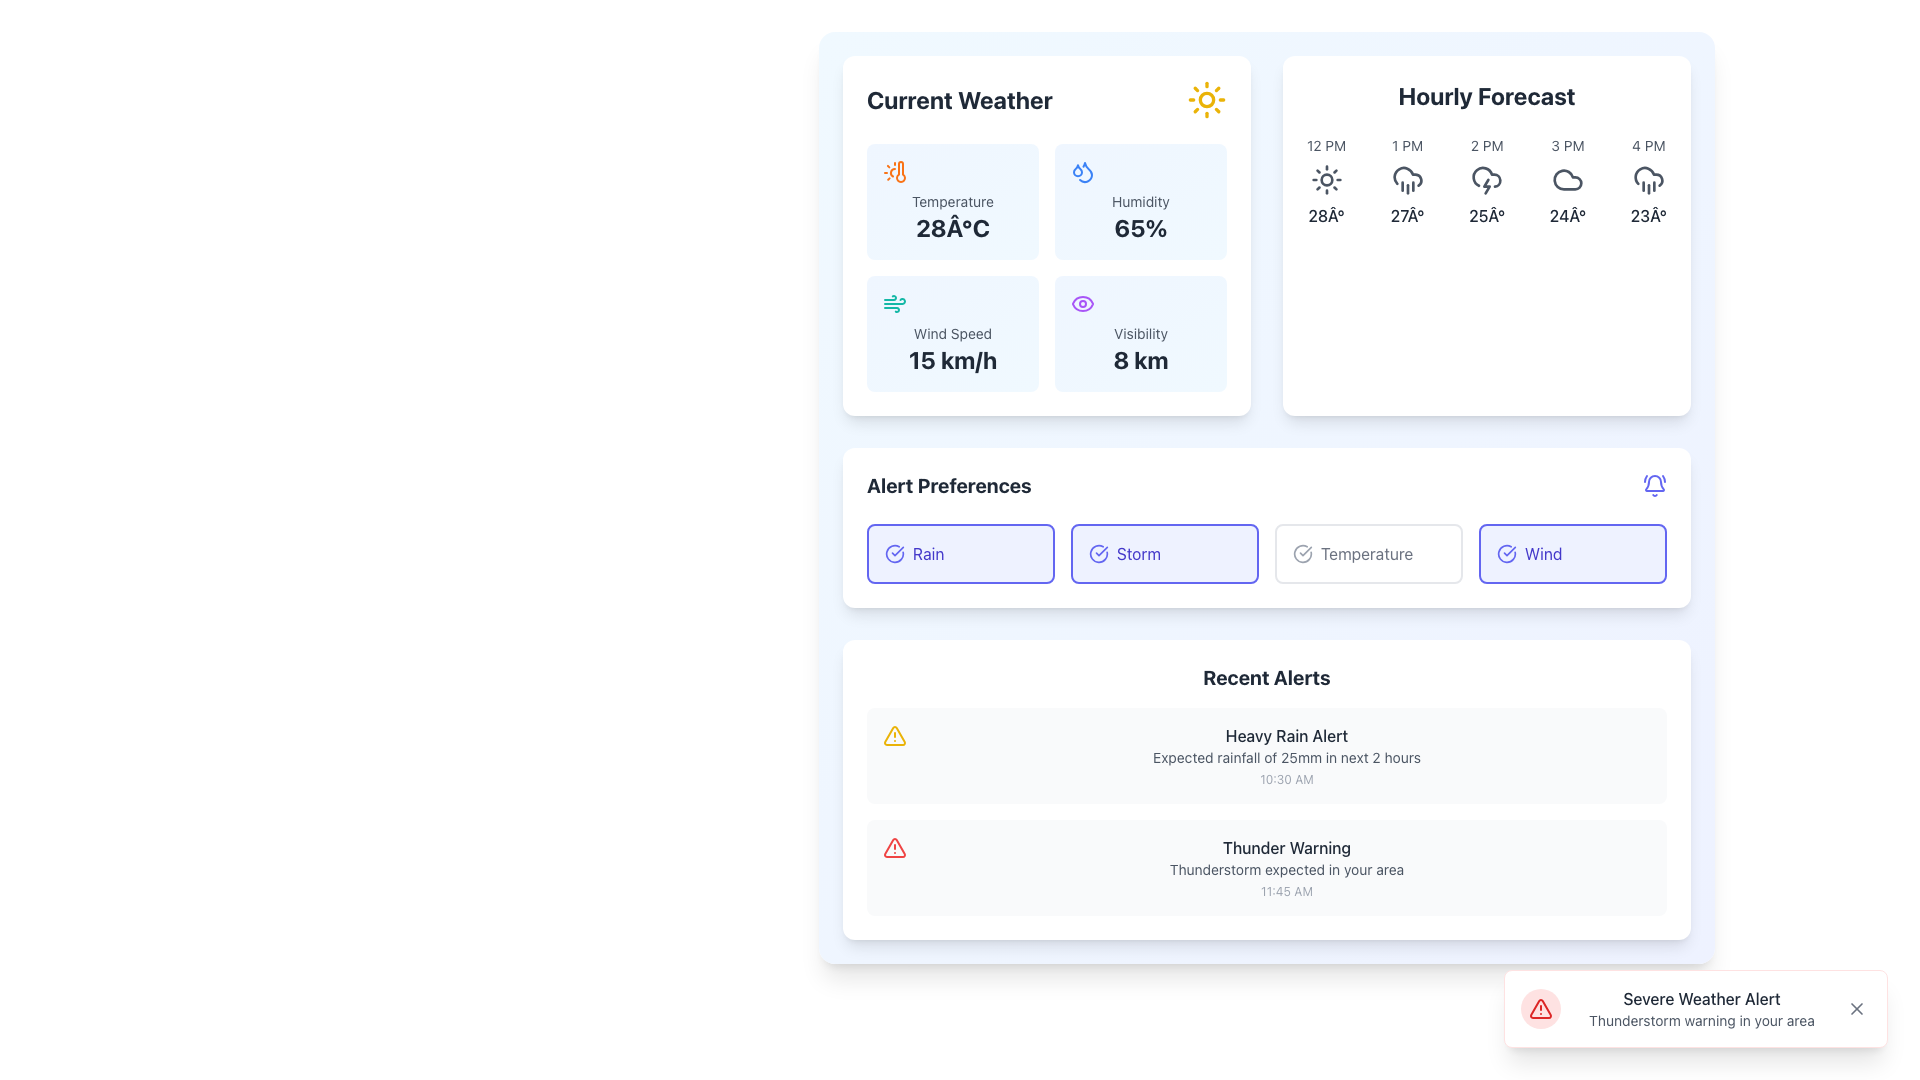 This screenshot has height=1080, width=1920. Describe the element at coordinates (1856, 1009) in the screenshot. I see `the close button in the top-right corner of the 'Severe Weather Alert' notification card` at that location.